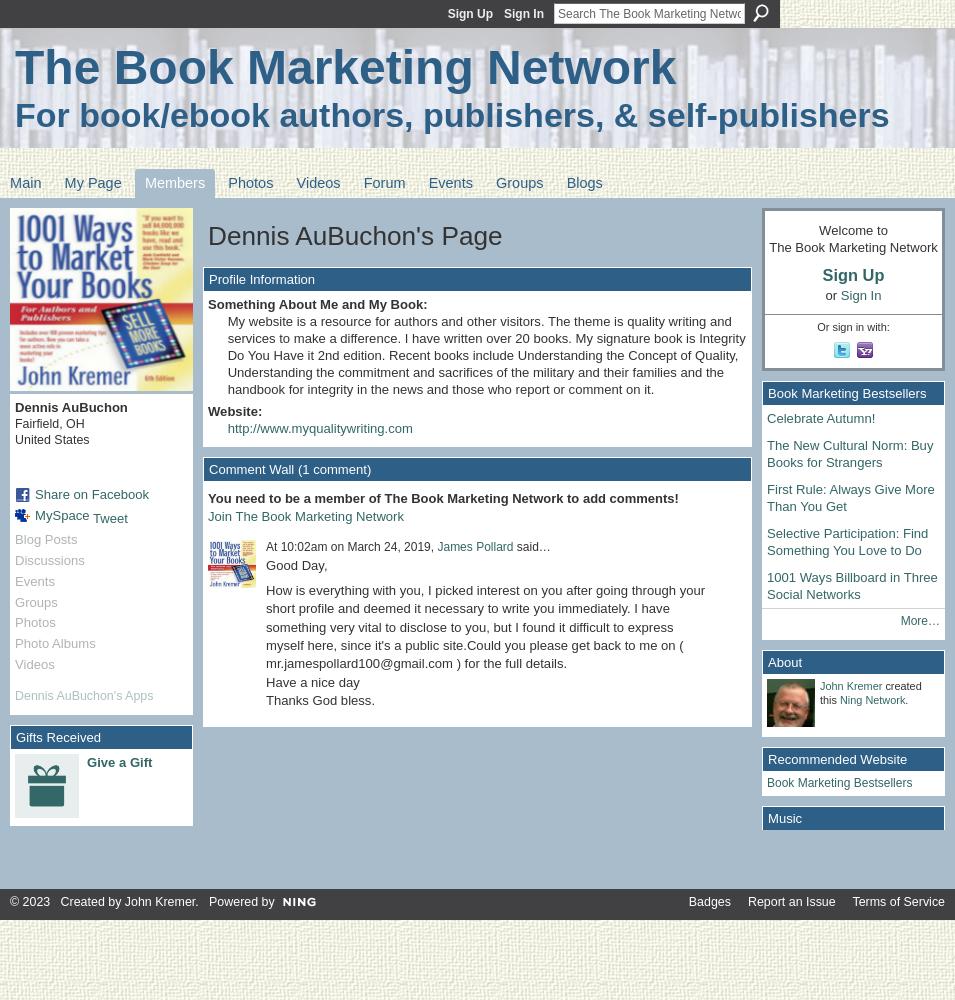  Describe the element at coordinates (847, 541) in the screenshot. I see `'Selective Participation: Find Something You Love to Do'` at that location.